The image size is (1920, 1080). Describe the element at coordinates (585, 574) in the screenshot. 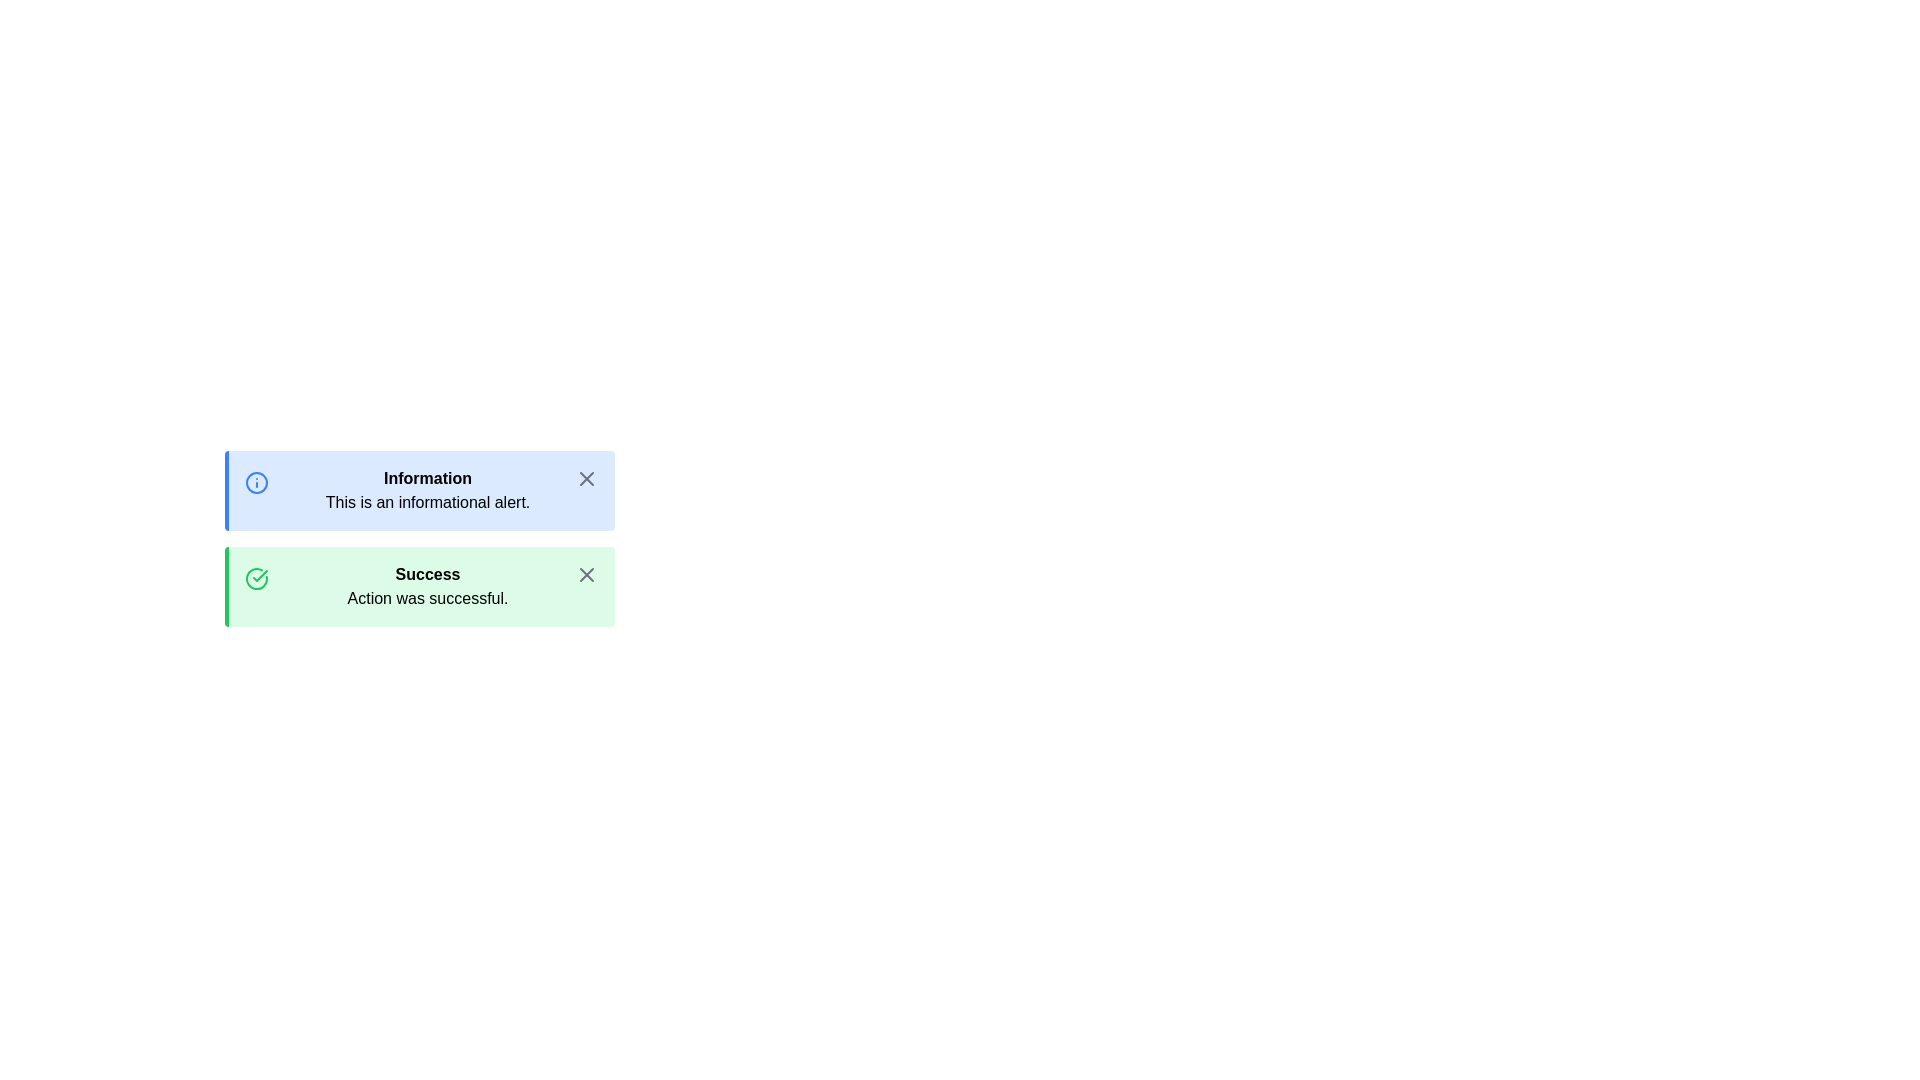

I see `the 'X' icon in the top-right corner of the 'Success' notification bar` at that location.